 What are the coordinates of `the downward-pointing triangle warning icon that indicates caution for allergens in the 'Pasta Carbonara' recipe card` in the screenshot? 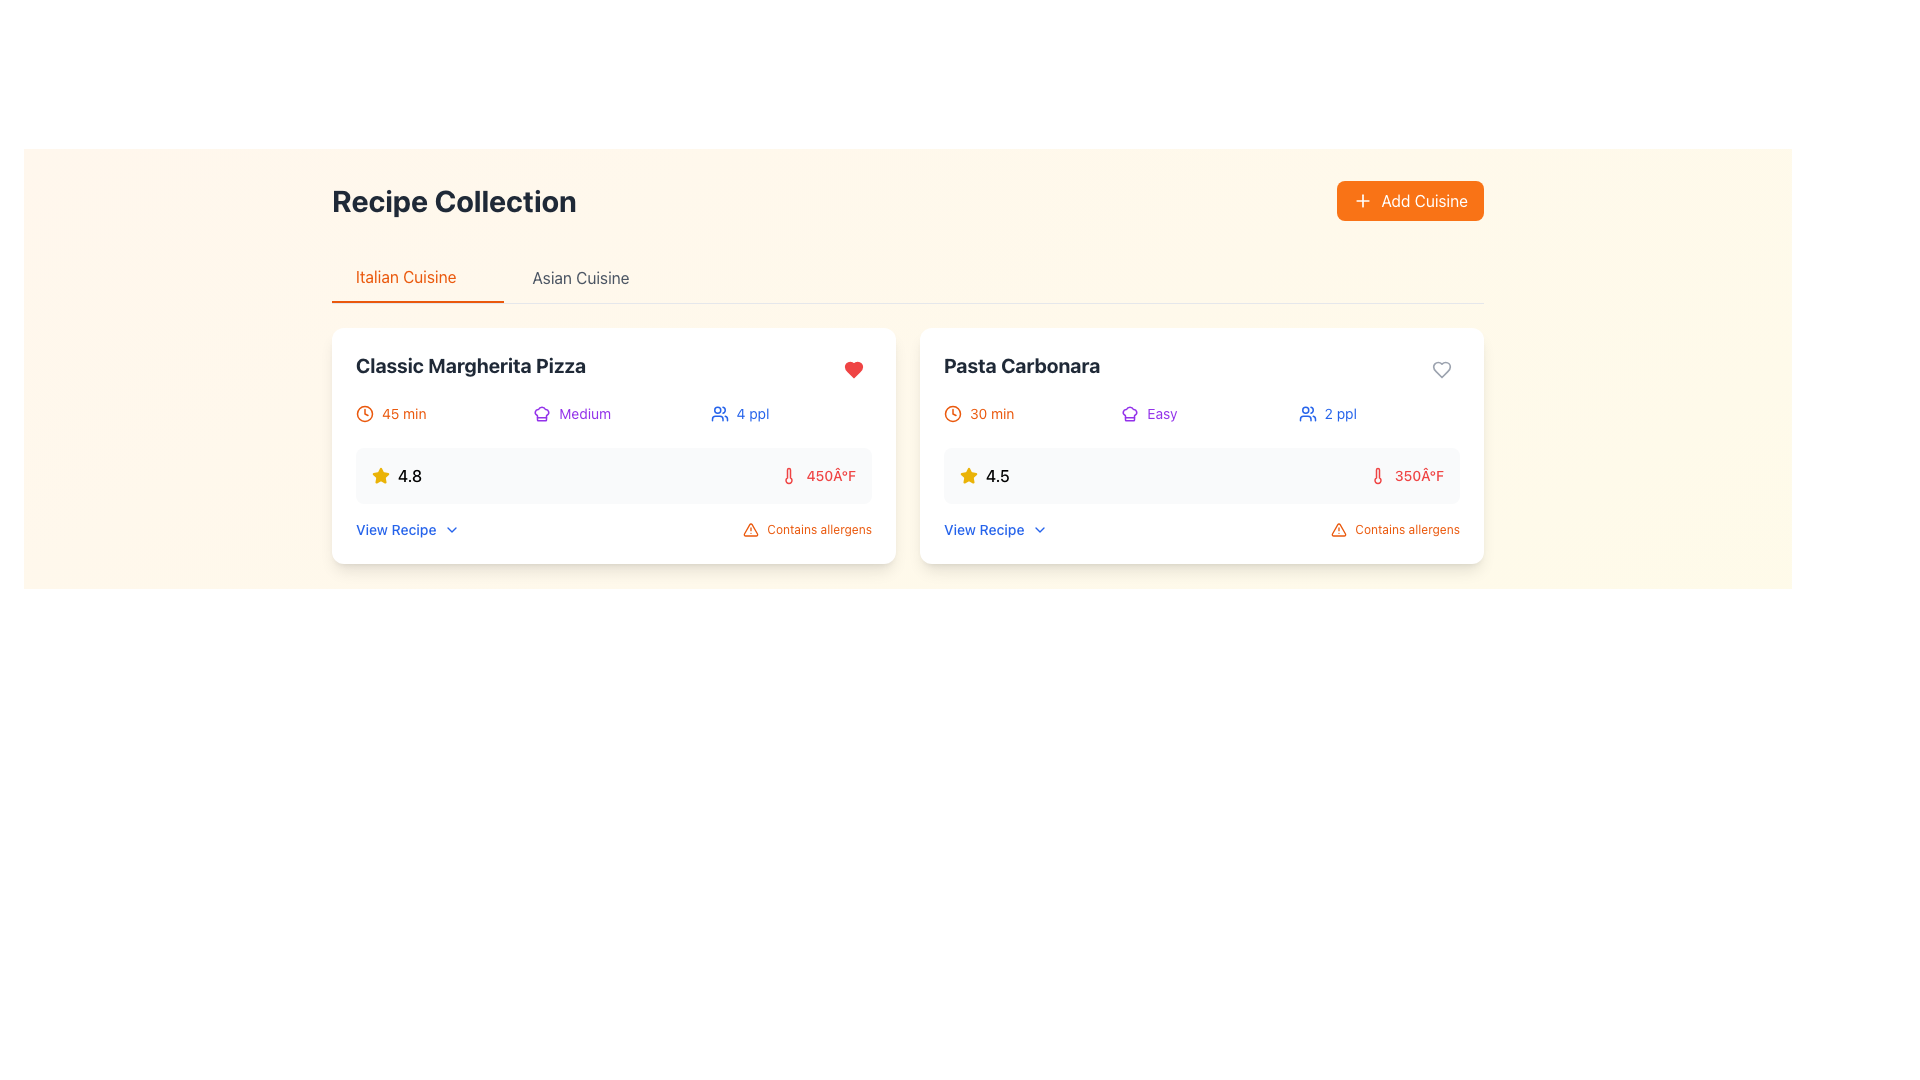 It's located at (1339, 528).